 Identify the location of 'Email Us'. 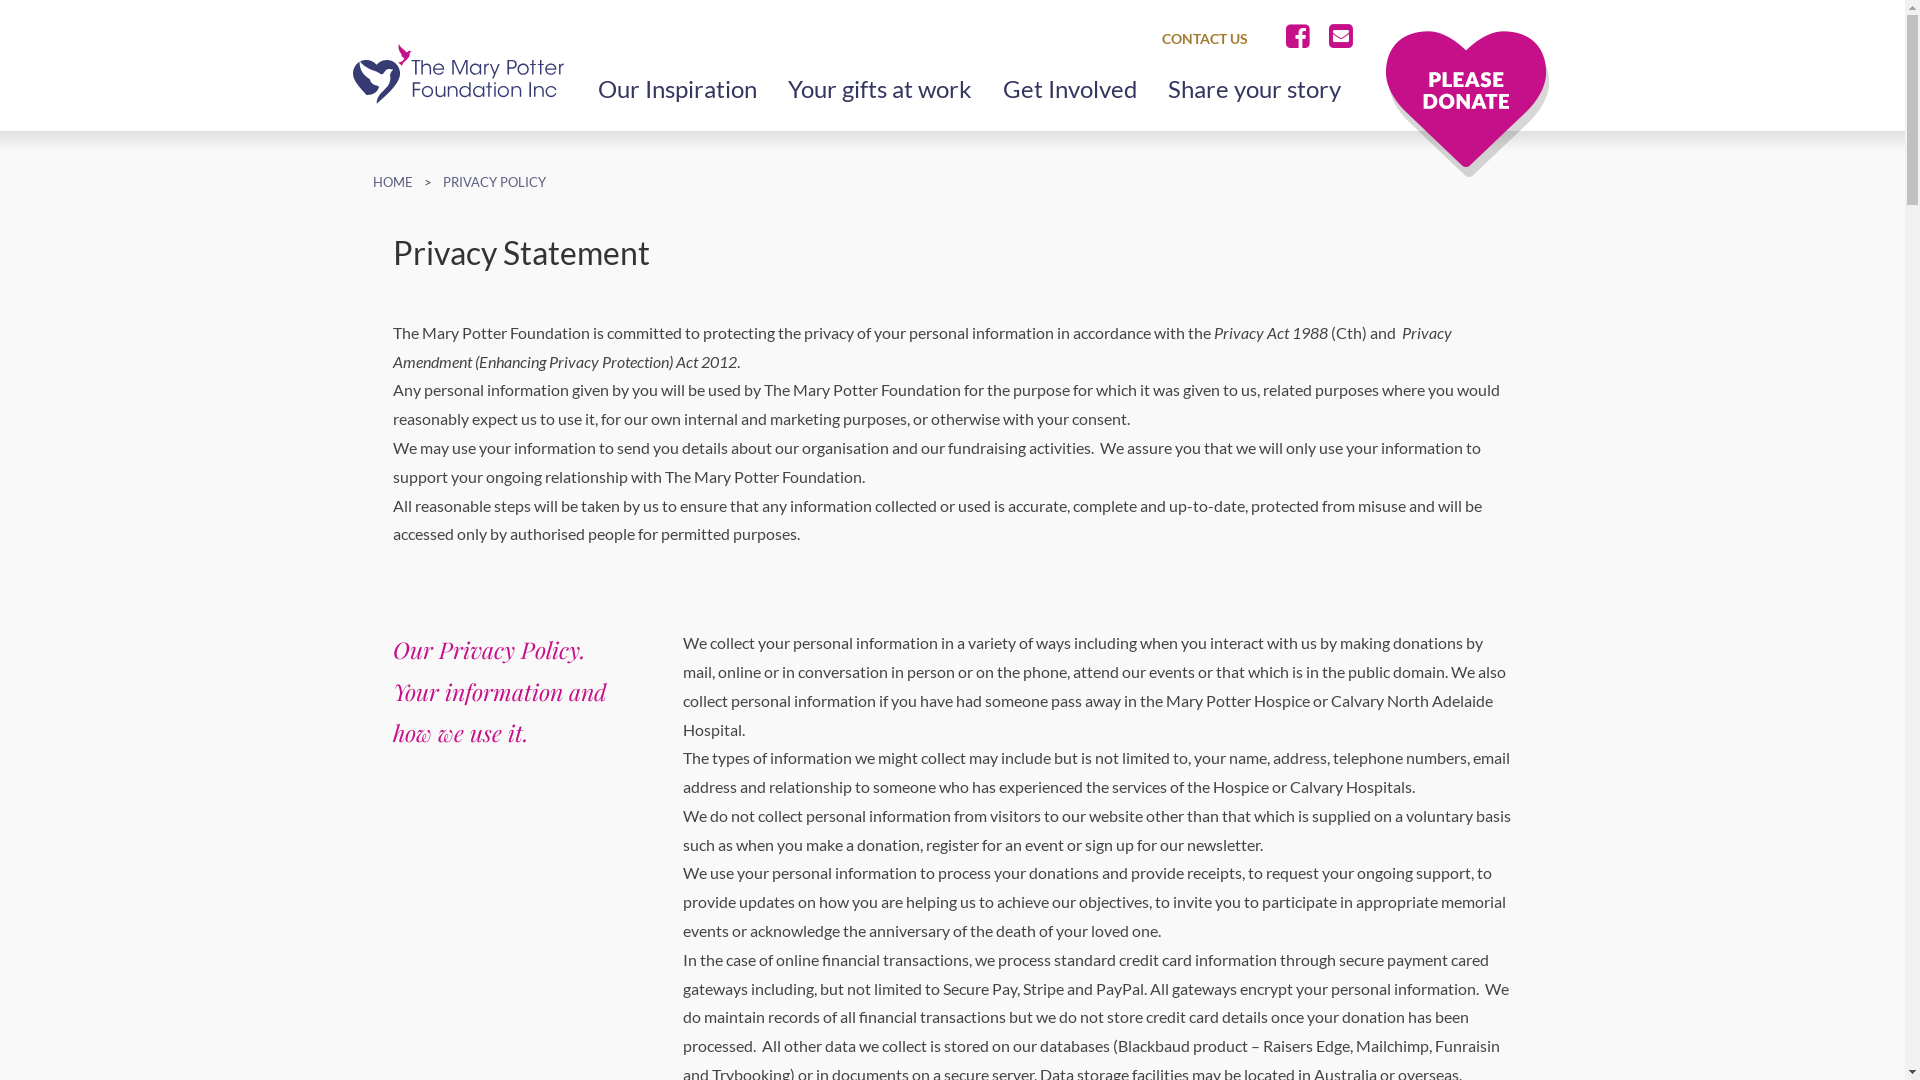
(1320, 37).